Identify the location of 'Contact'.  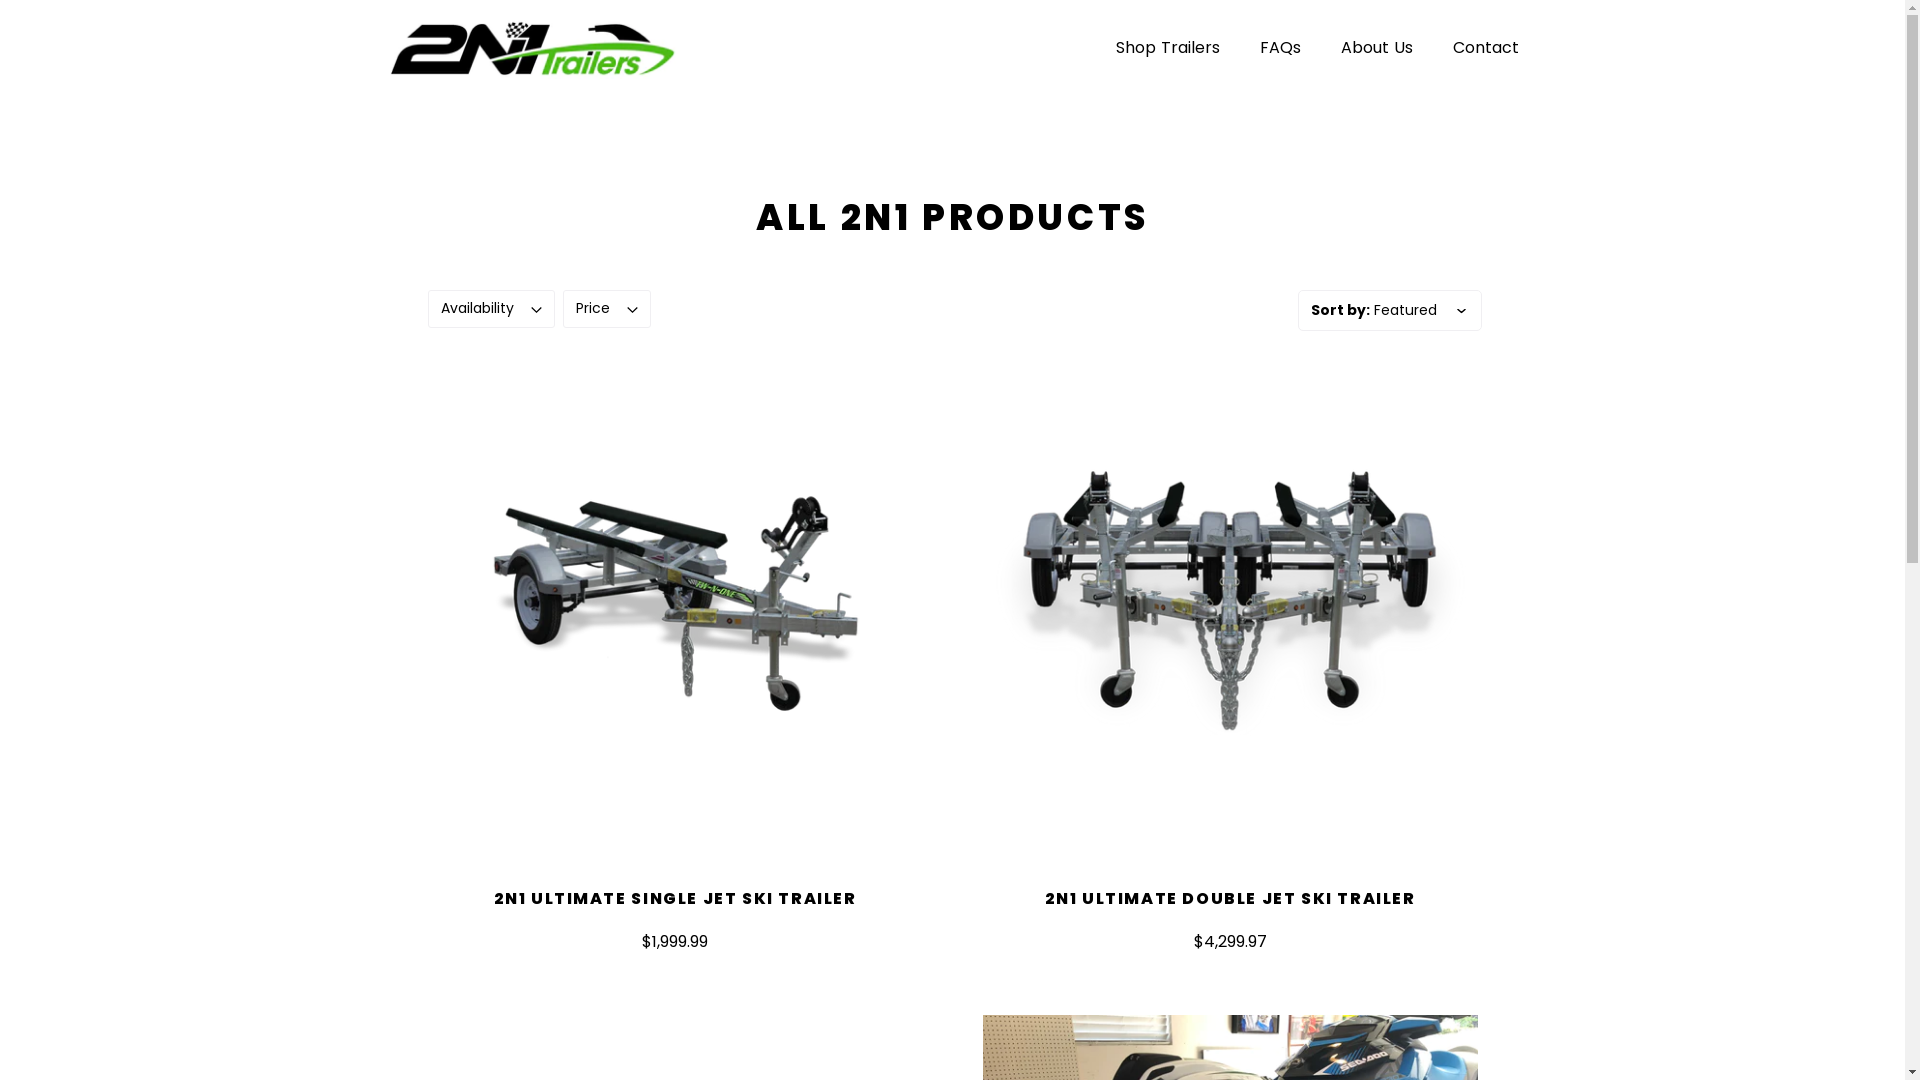
(1484, 46).